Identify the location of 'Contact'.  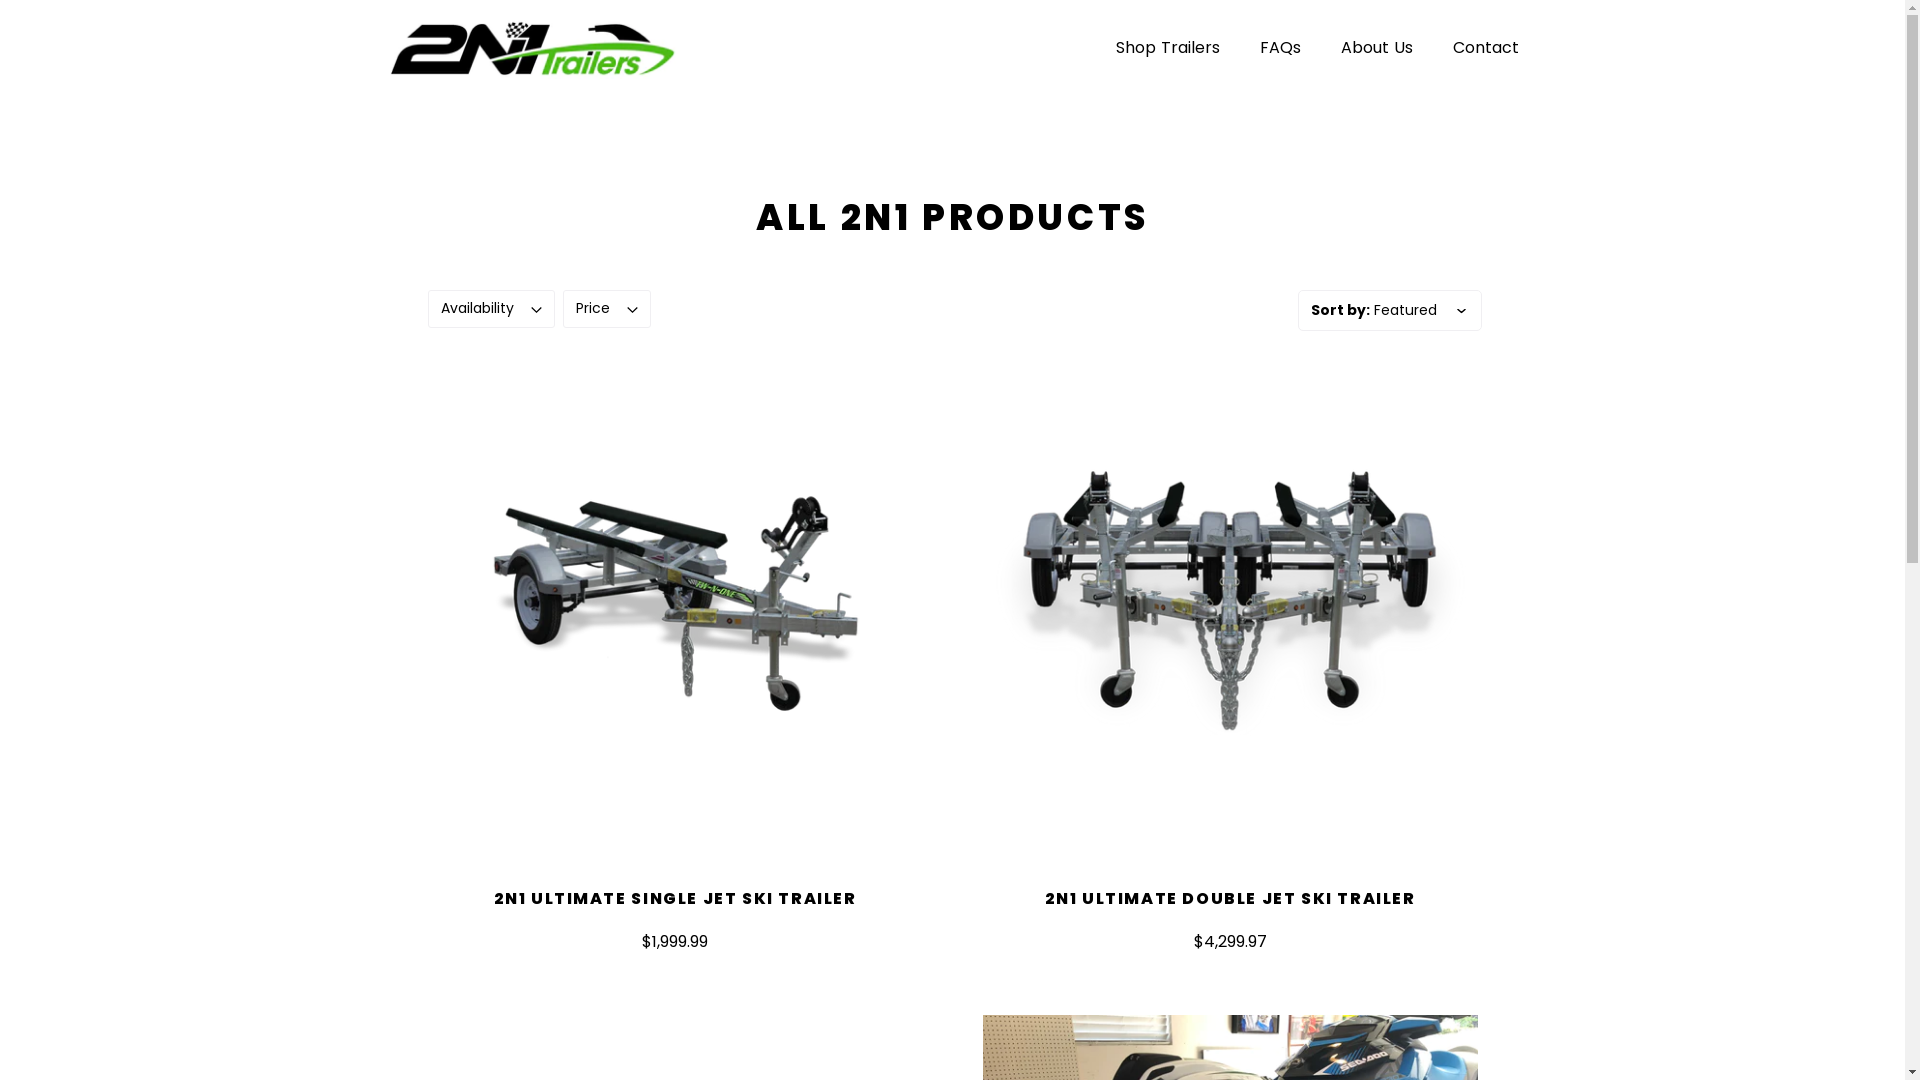
(1484, 46).